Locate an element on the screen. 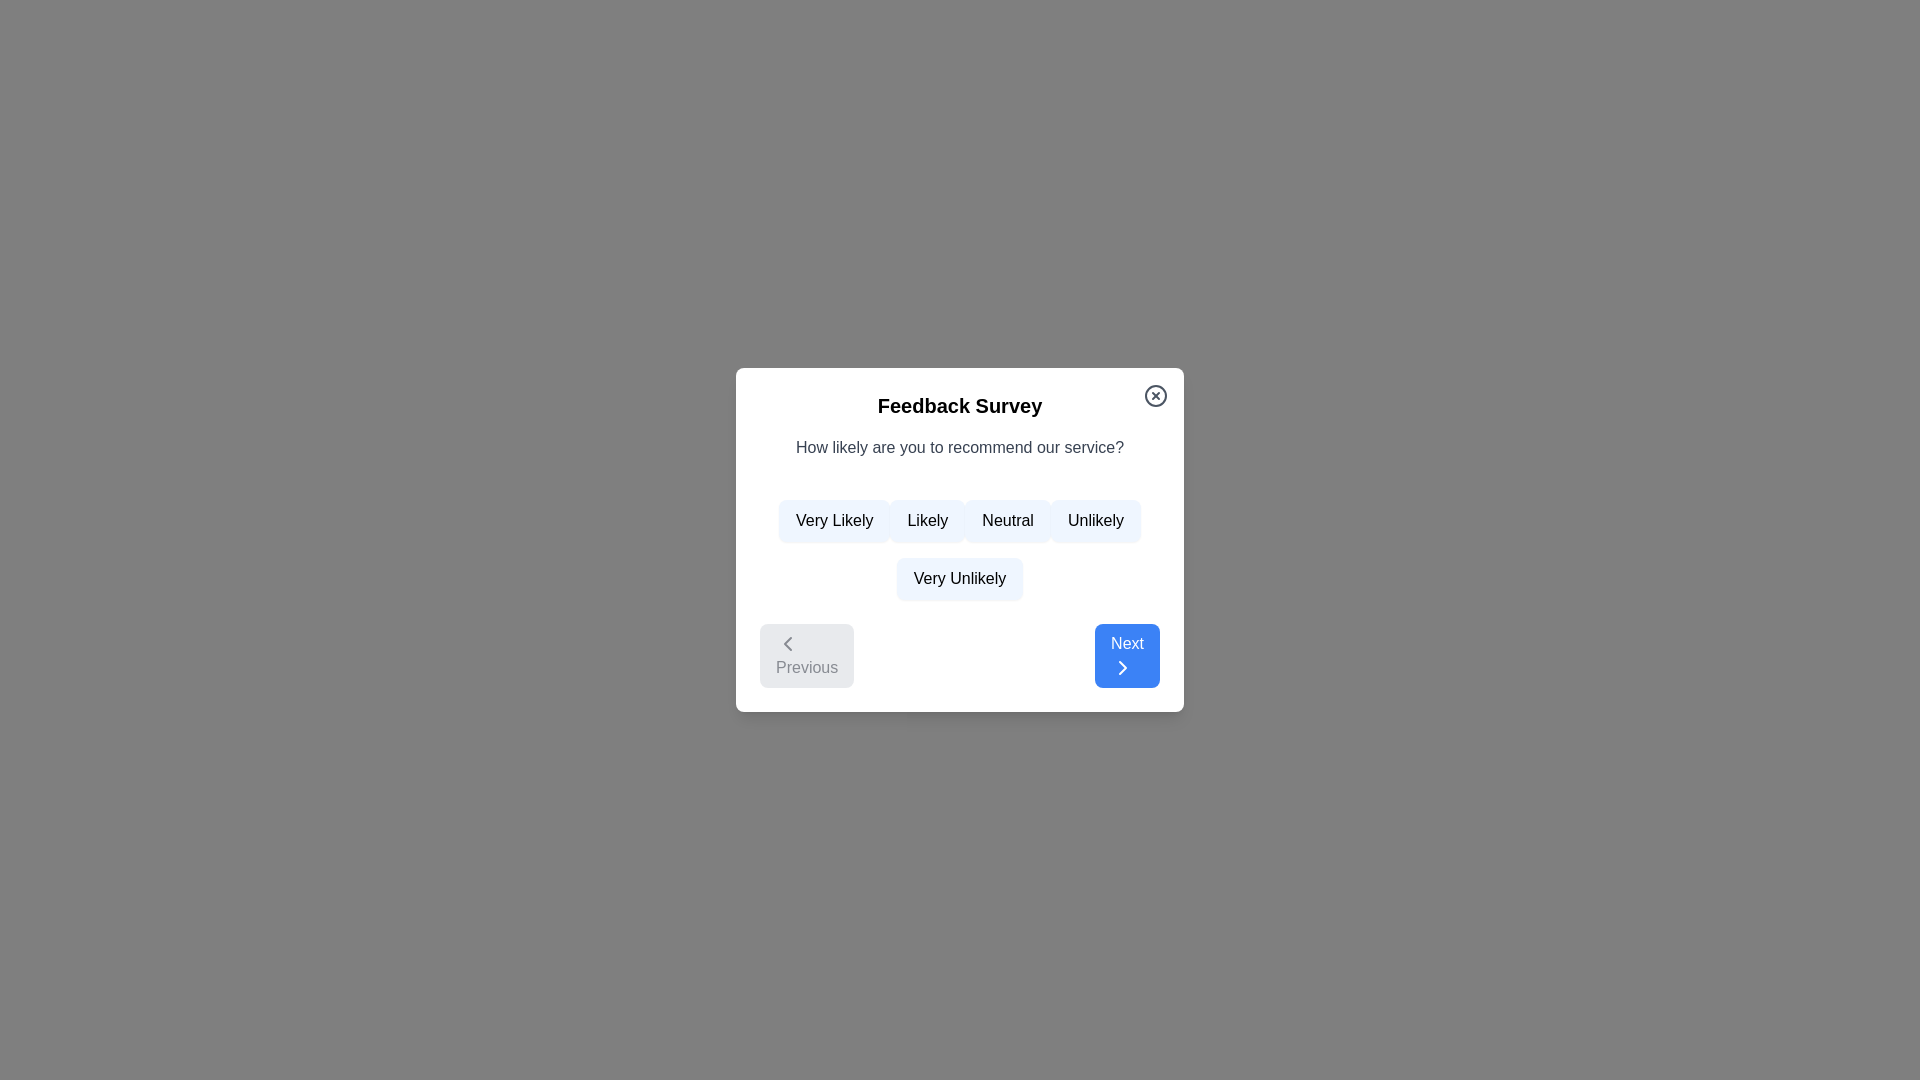  the 'Previous' button located at the bottom-left of the modal dialog is located at coordinates (786, 644).